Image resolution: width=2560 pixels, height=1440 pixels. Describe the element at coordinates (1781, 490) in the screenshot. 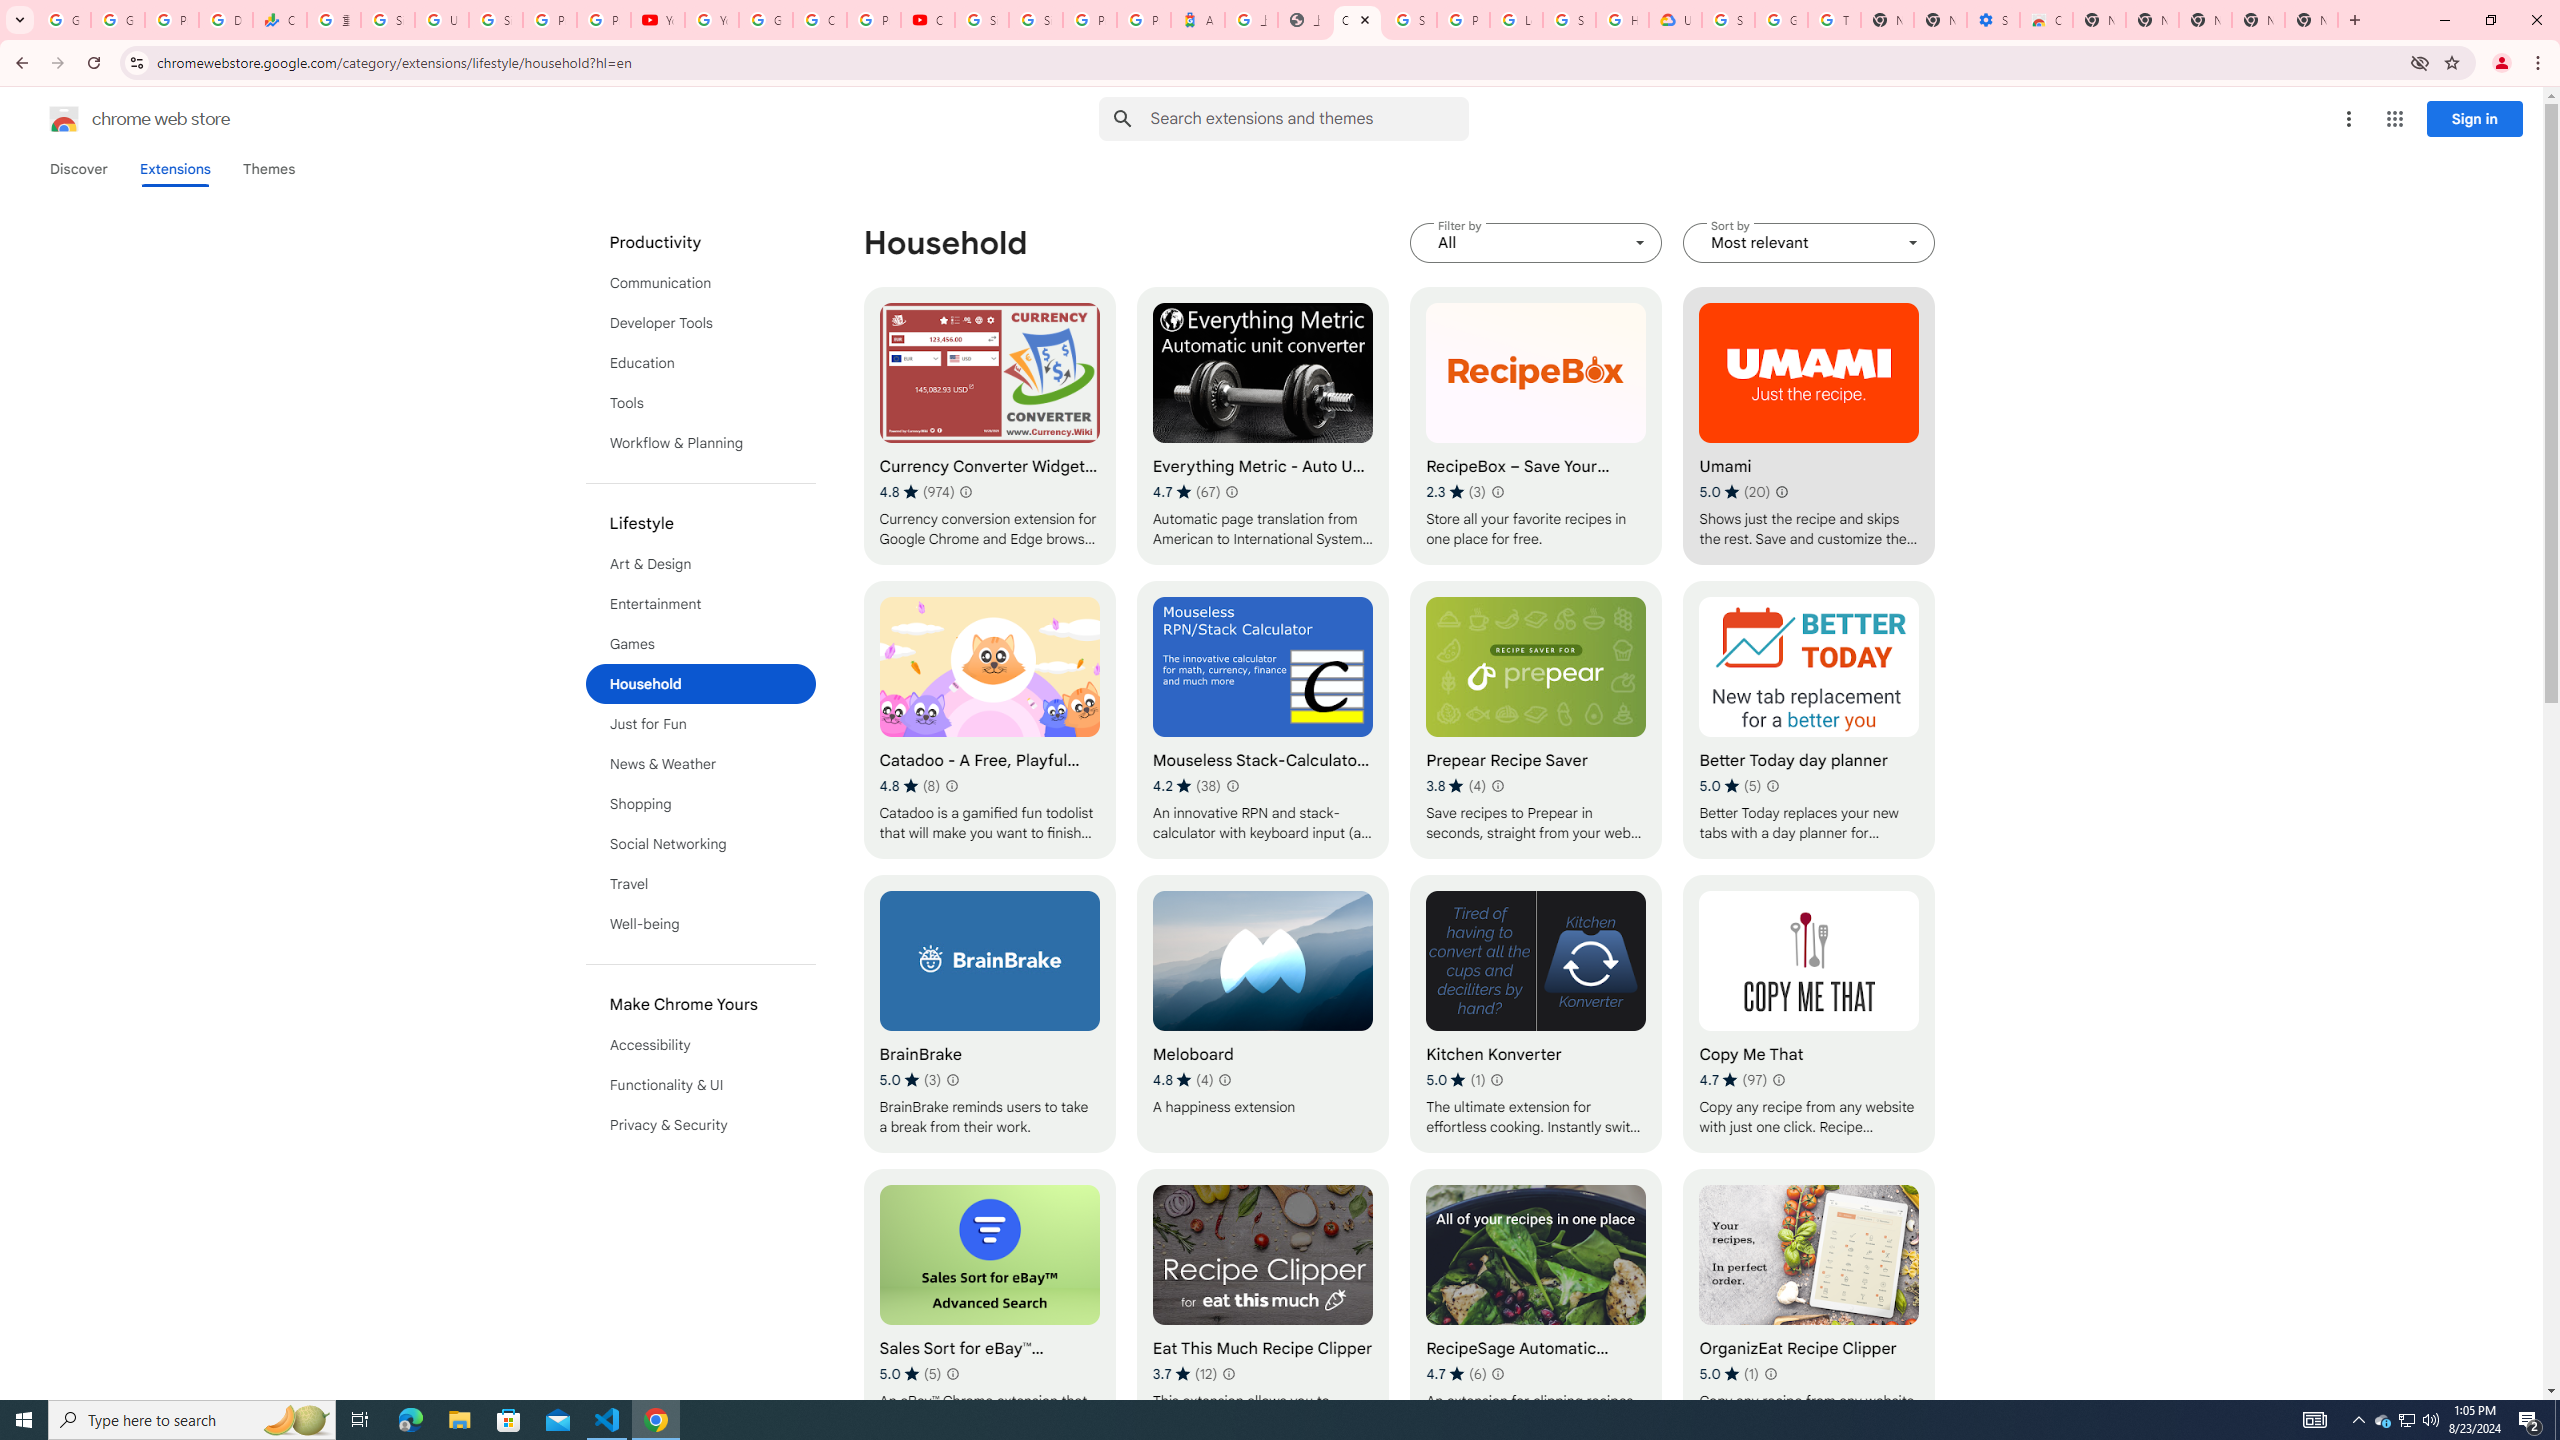

I see `'Learn more about results and reviews "Umami"'` at that location.